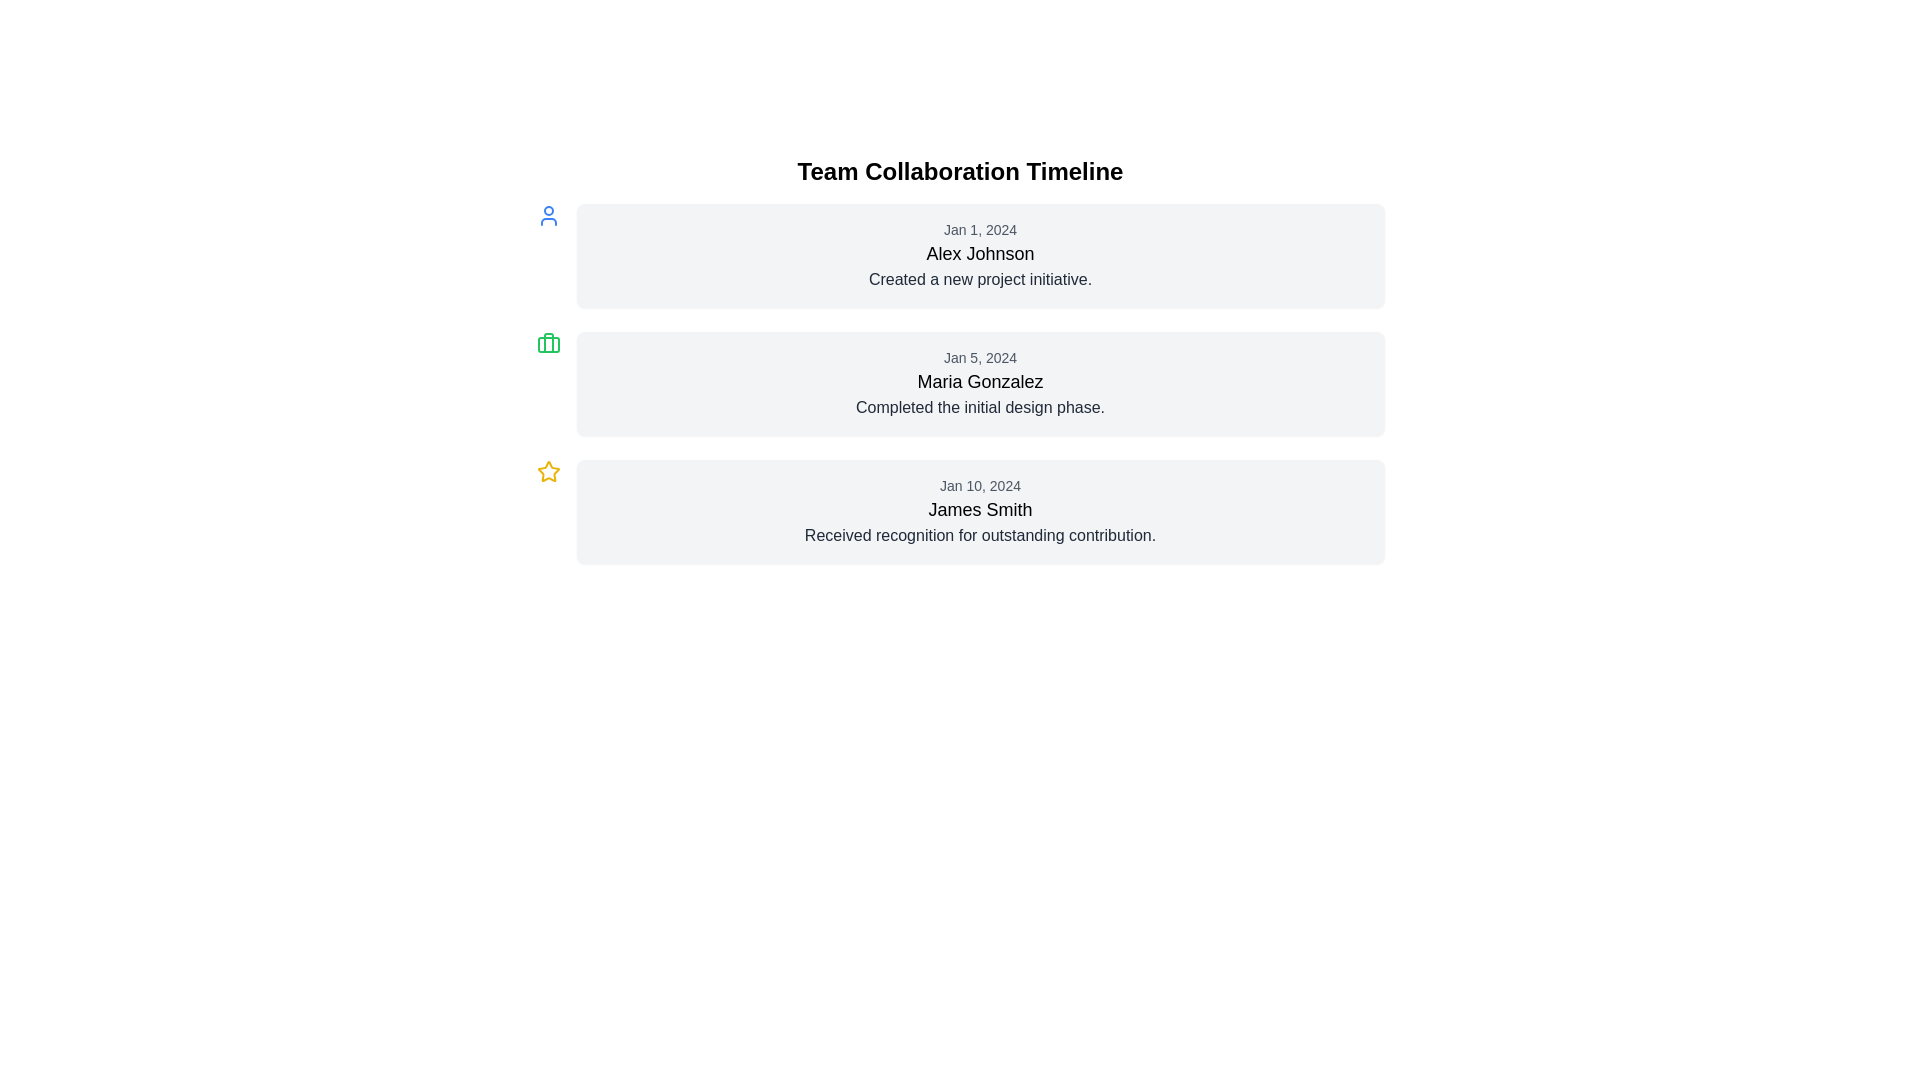 Image resolution: width=1920 pixels, height=1080 pixels. Describe the element at coordinates (960, 358) in the screenshot. I see `an individual entry in the Team Collaboration Timeline, which displays updates on team contributions` at that location.